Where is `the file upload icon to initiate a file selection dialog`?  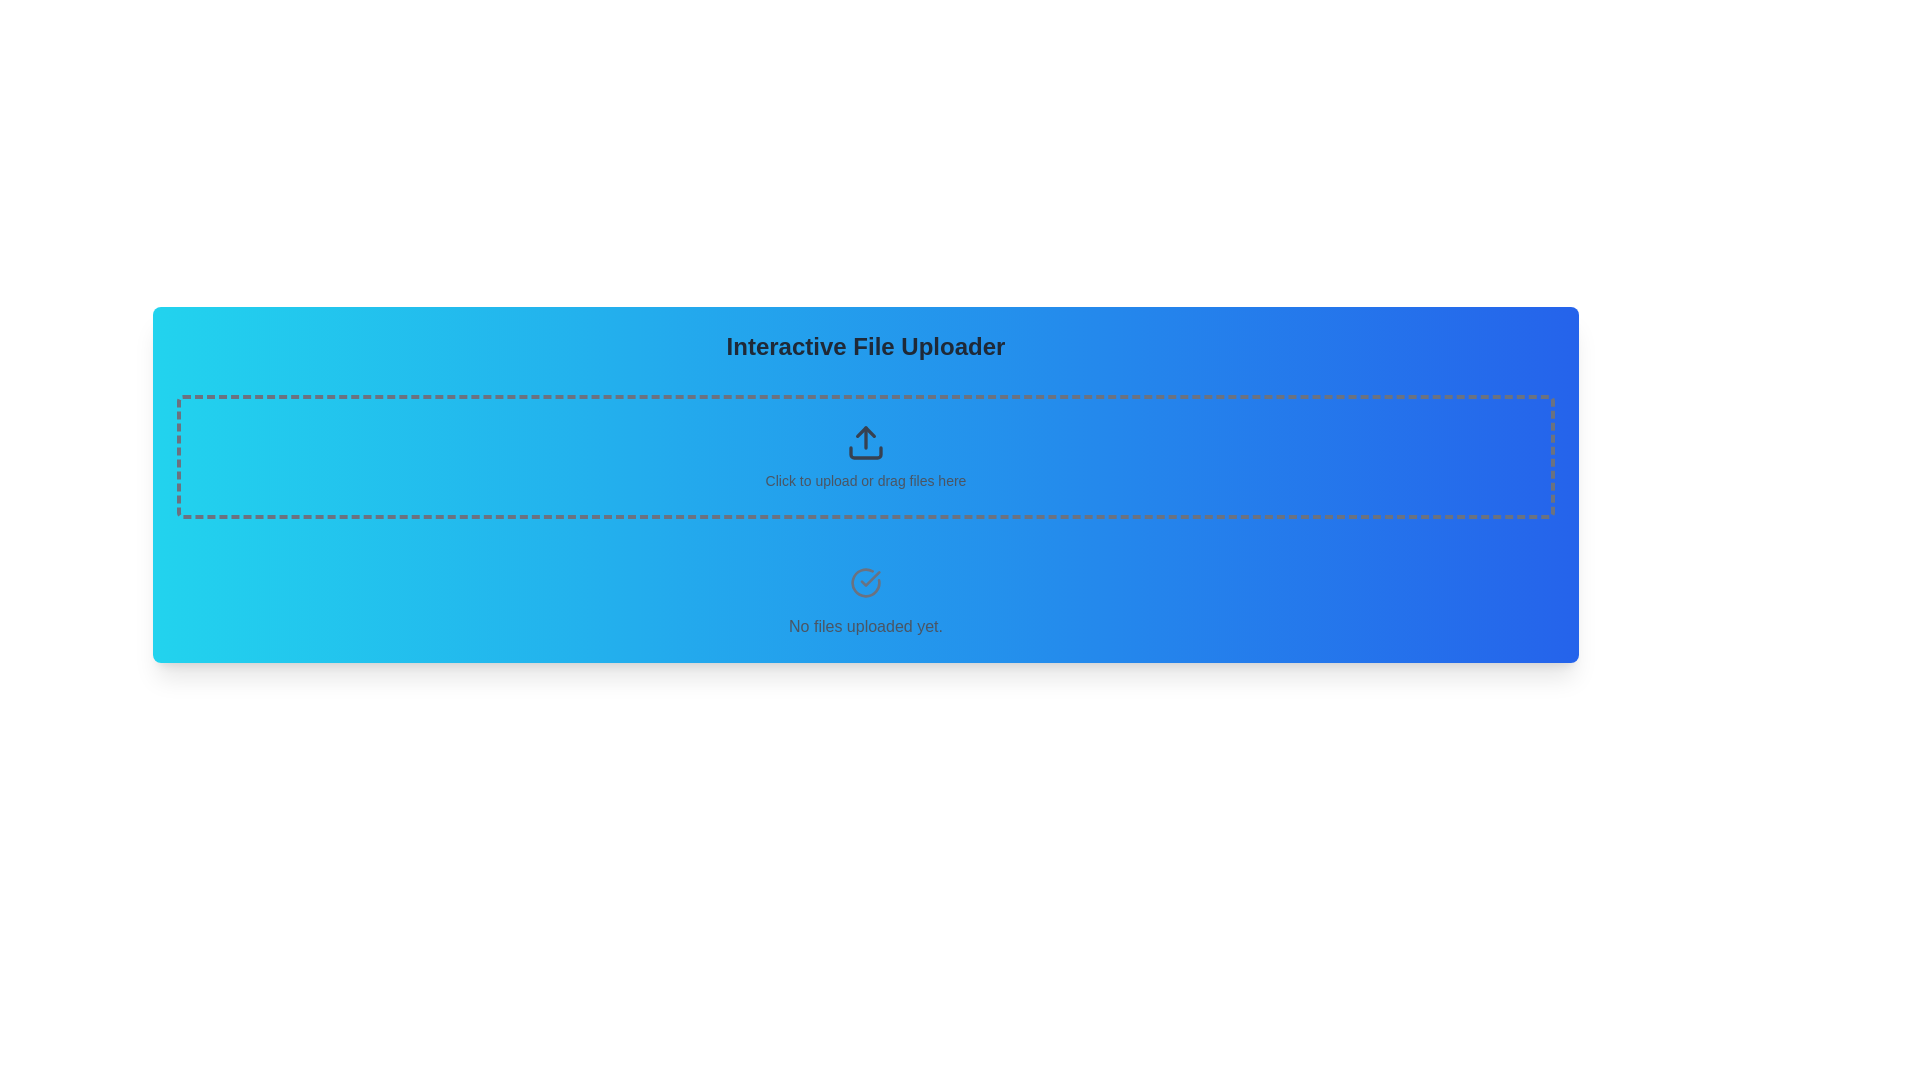 the file upload icon to initiate a file selection dialog is located at coordinates (865, 442).